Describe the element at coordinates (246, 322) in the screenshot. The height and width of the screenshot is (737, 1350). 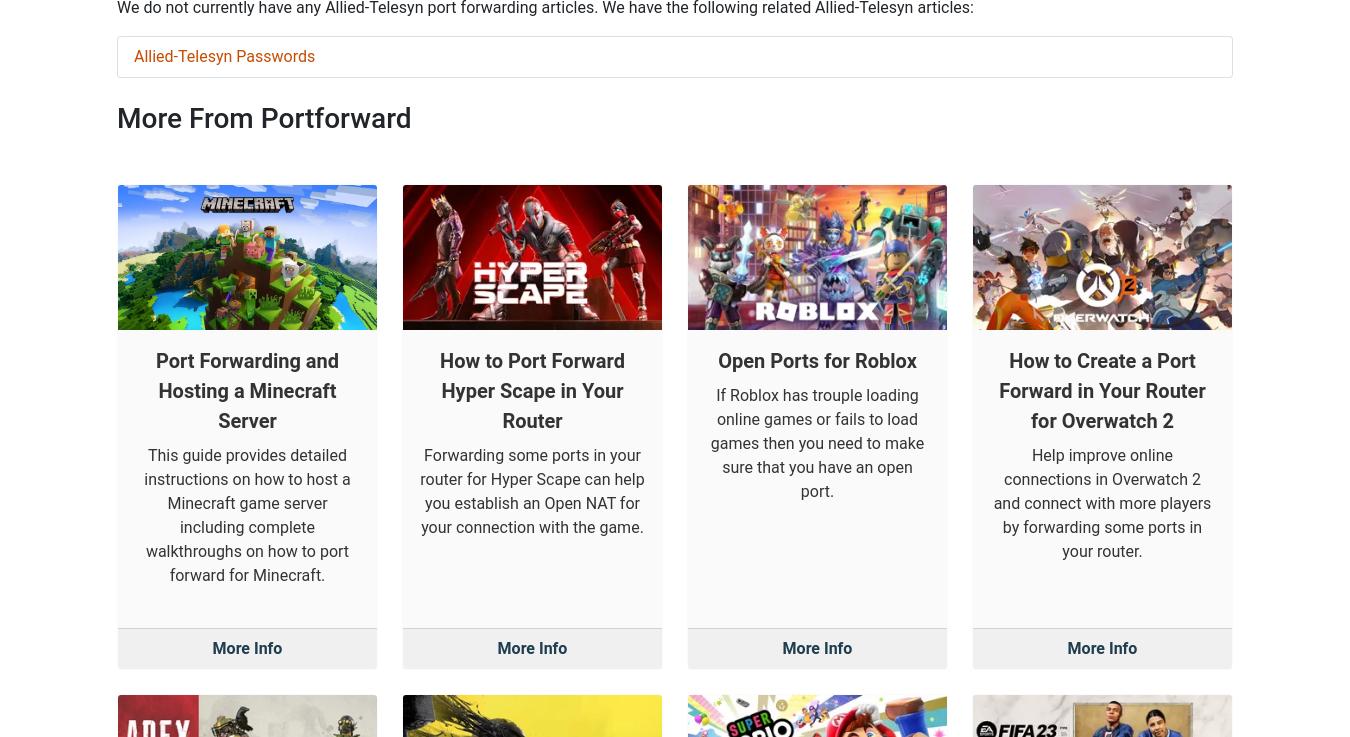
I see `'This guide provides detailed instructions on how to host a Minecraft game server including complete walkthroughs on how to port forward for Minecraft.'` at that location.